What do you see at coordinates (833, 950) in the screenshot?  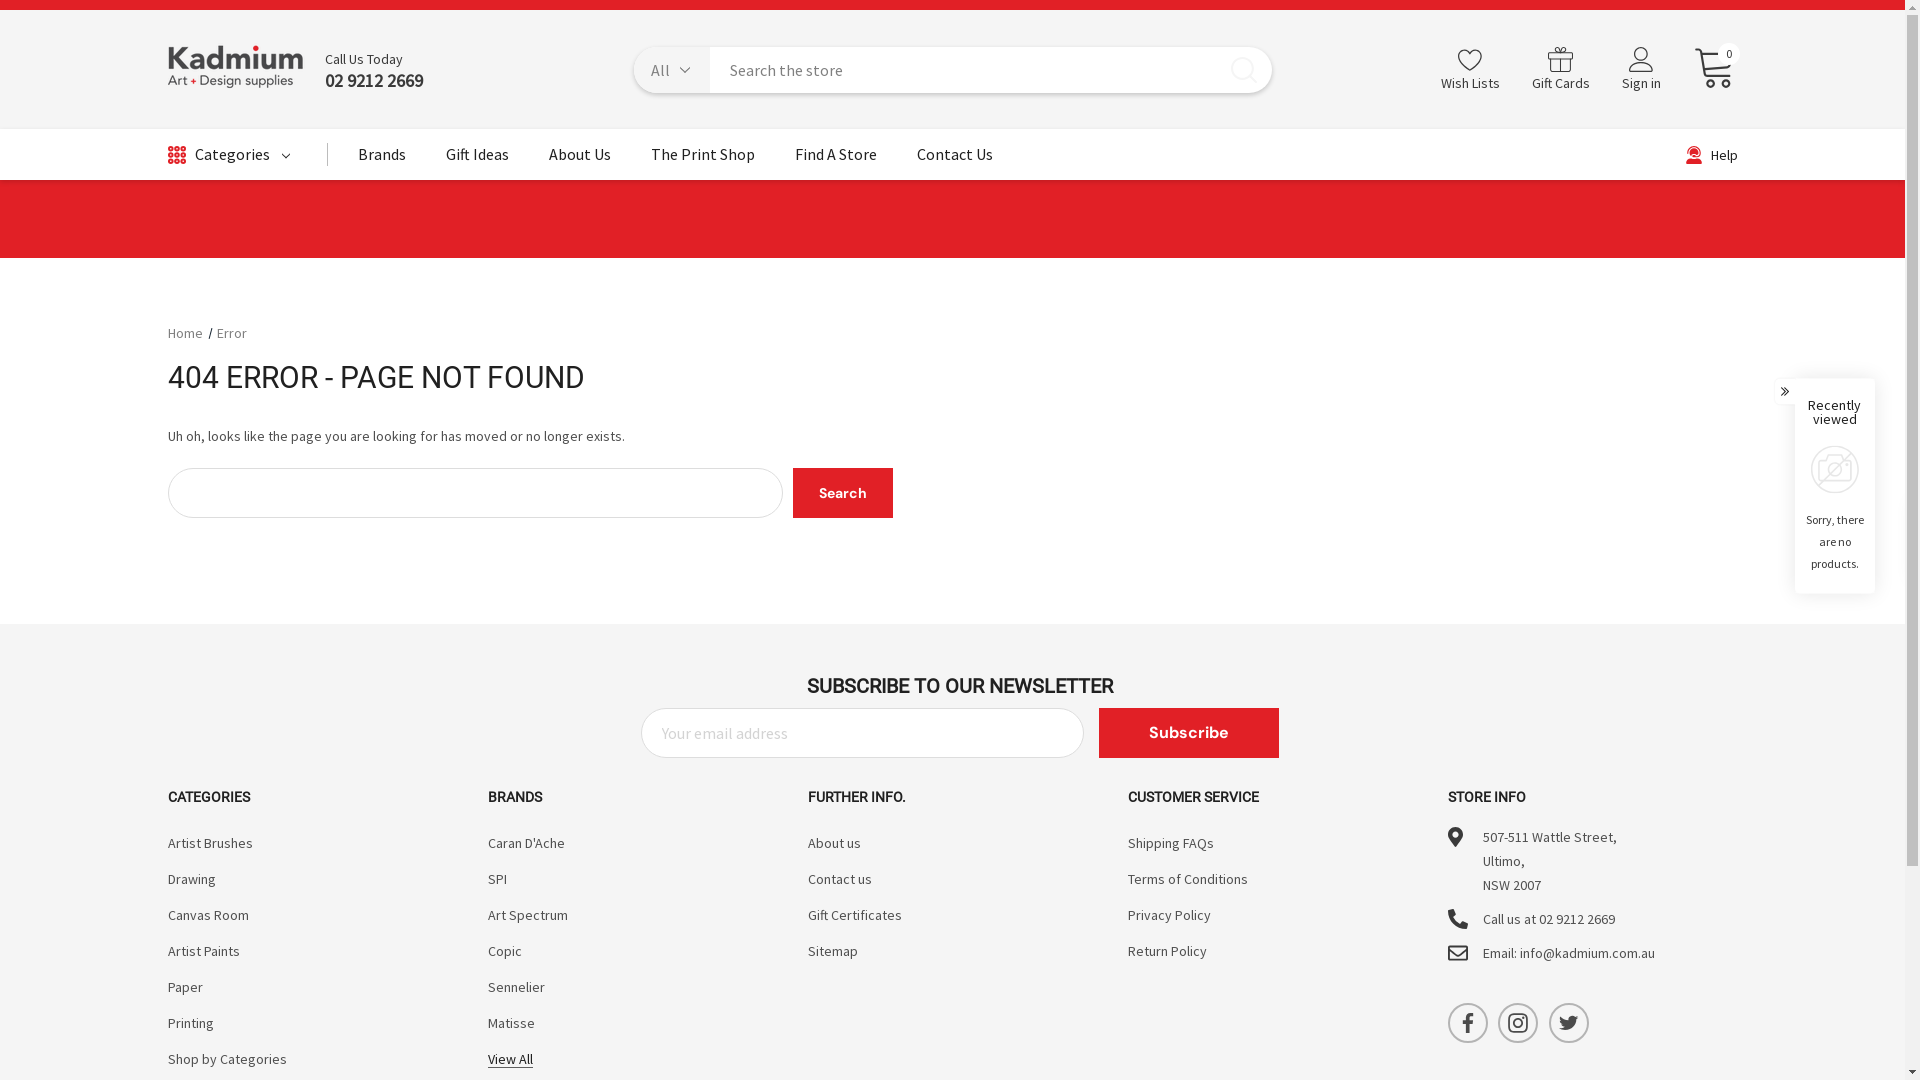 I see `'Sitemap'` at bounding box center [833, 950].